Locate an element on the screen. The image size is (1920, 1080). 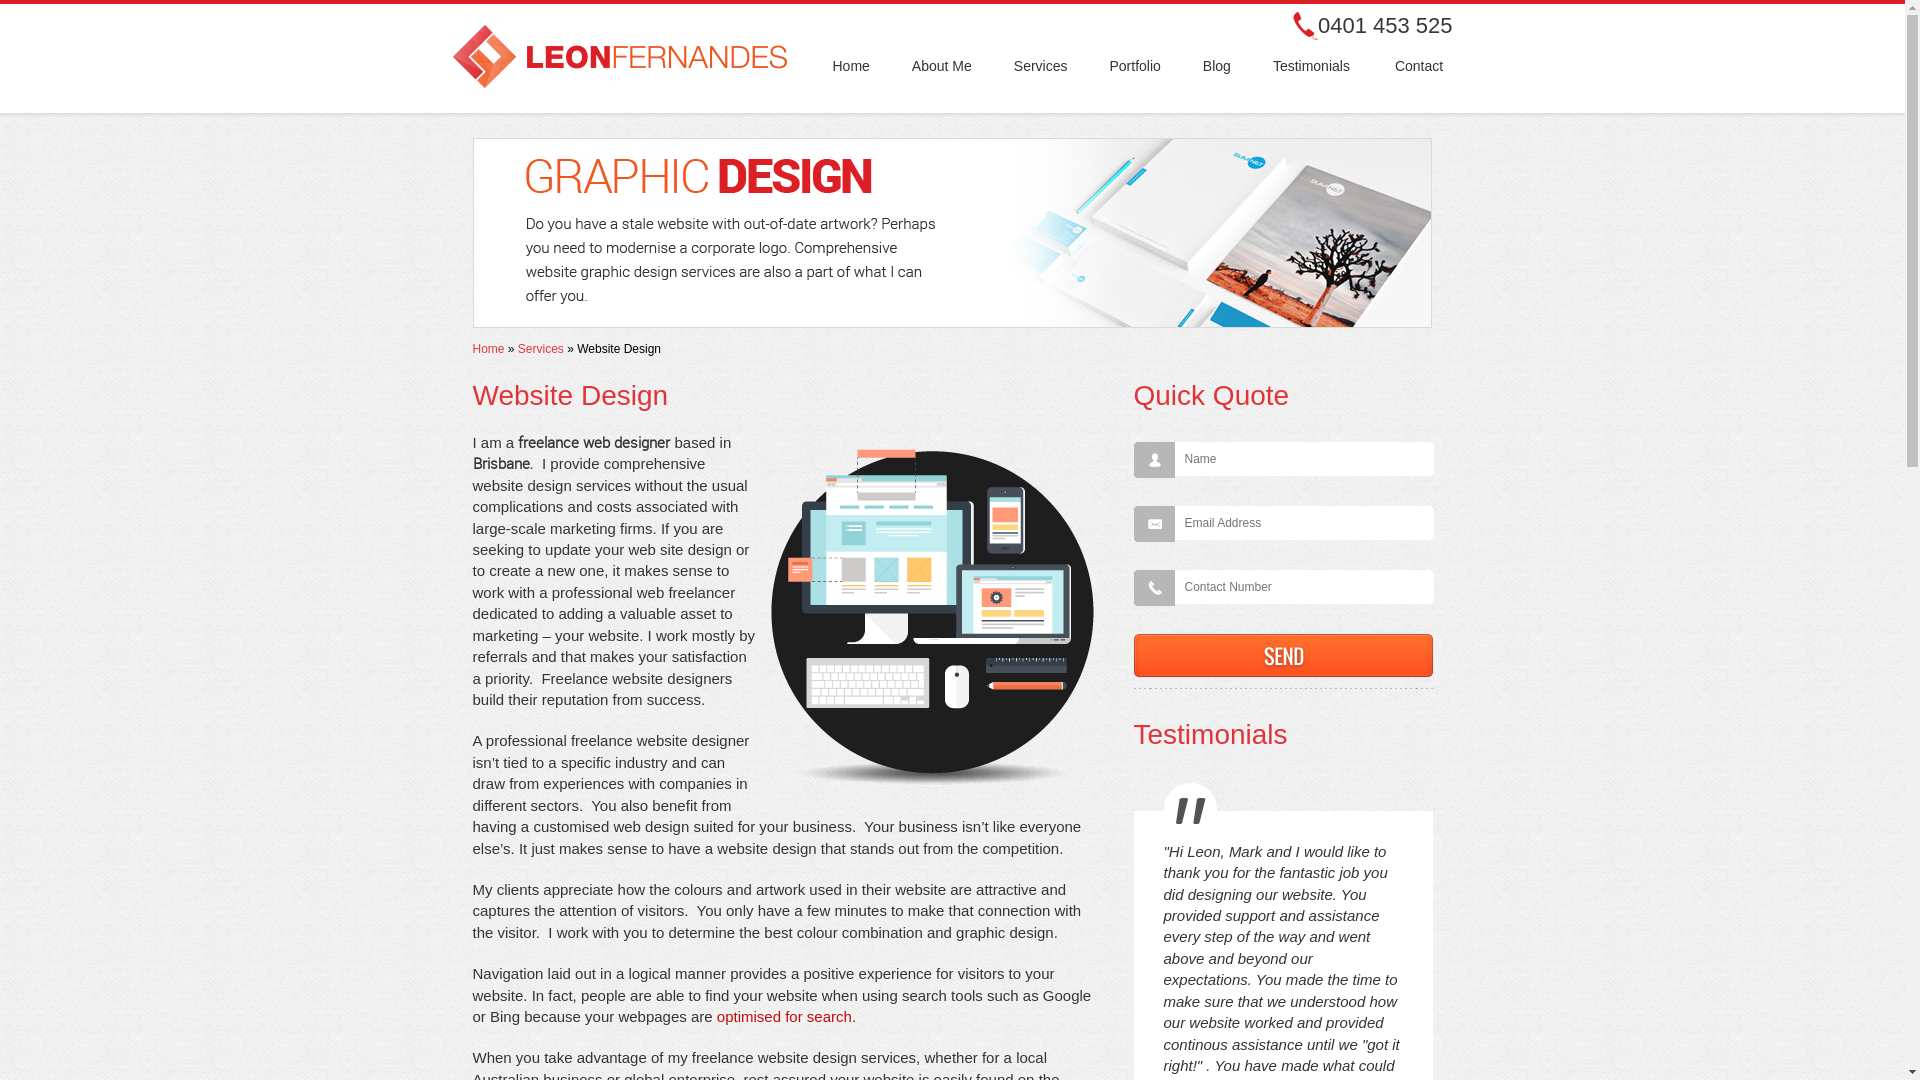
'Services' is located at coordinates (518, 347).